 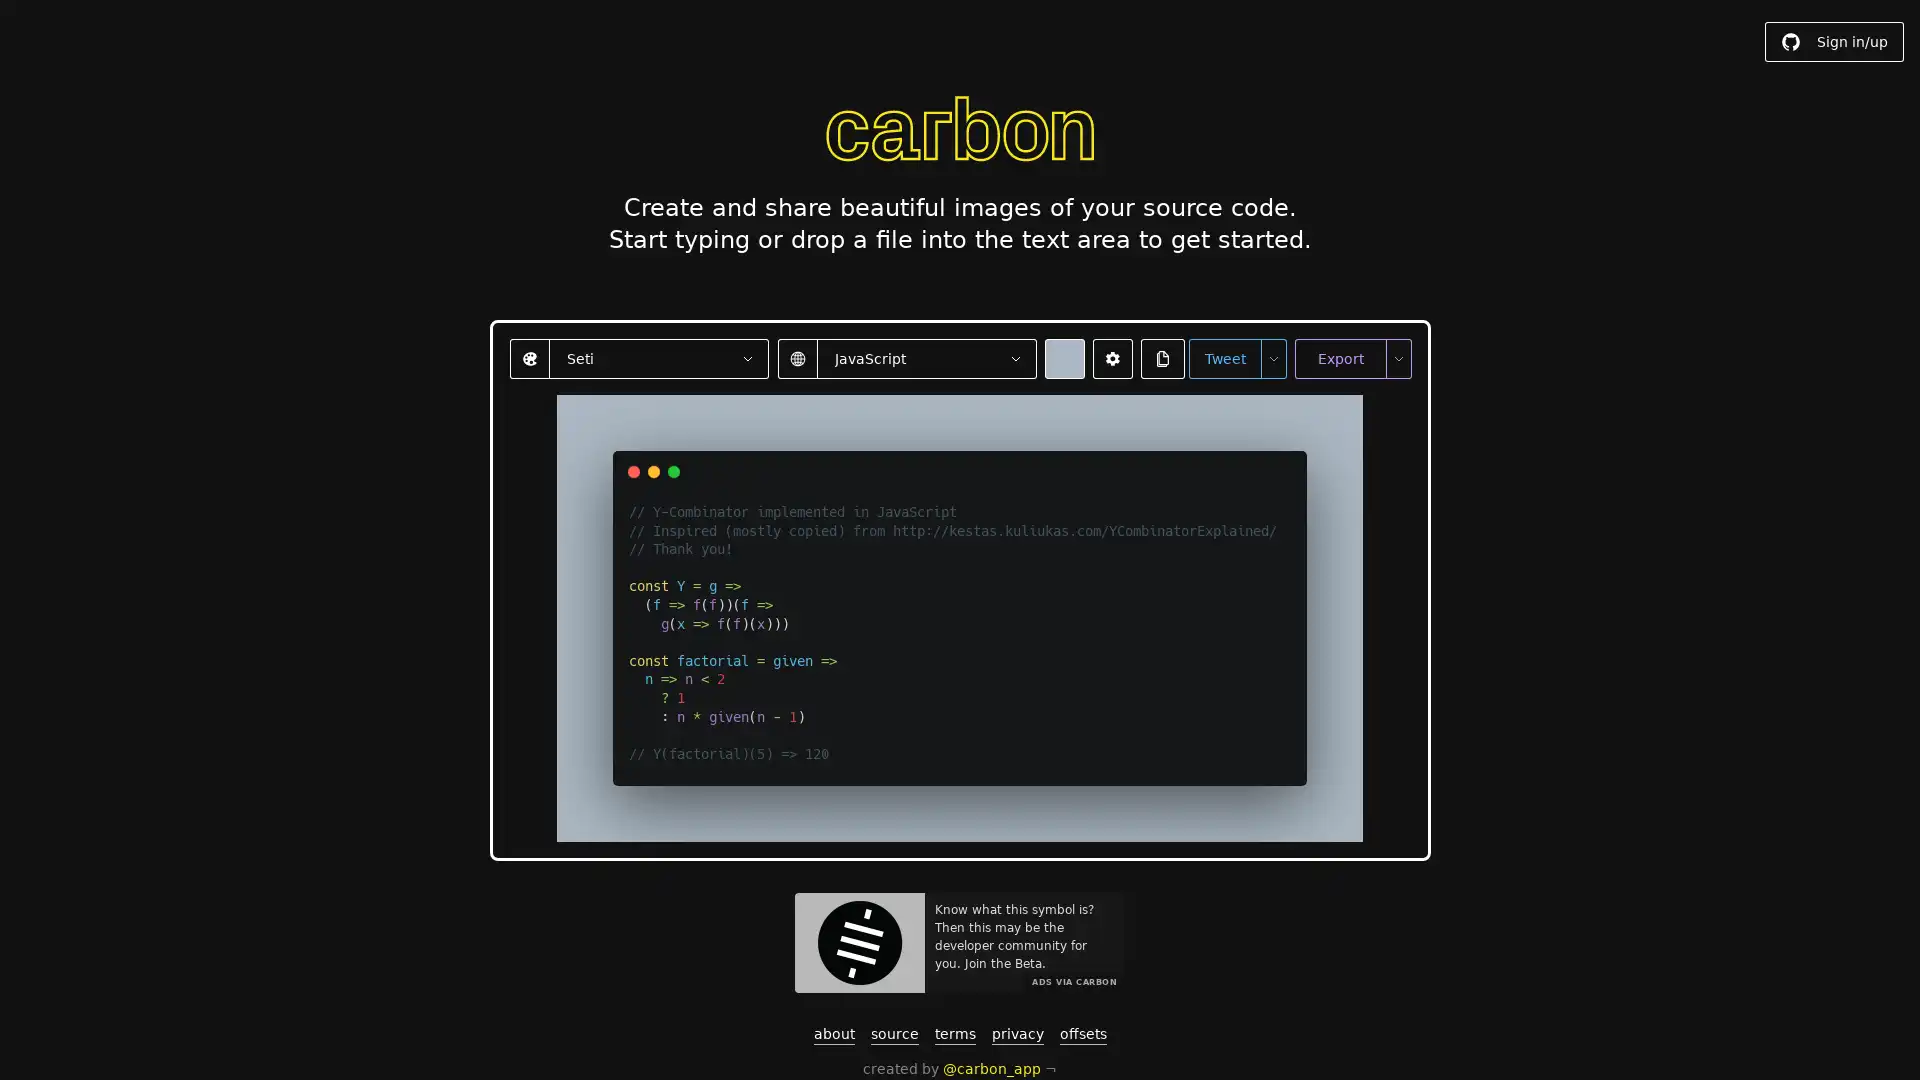 I want to click on Copy menu, so click(x=1162, y=357).